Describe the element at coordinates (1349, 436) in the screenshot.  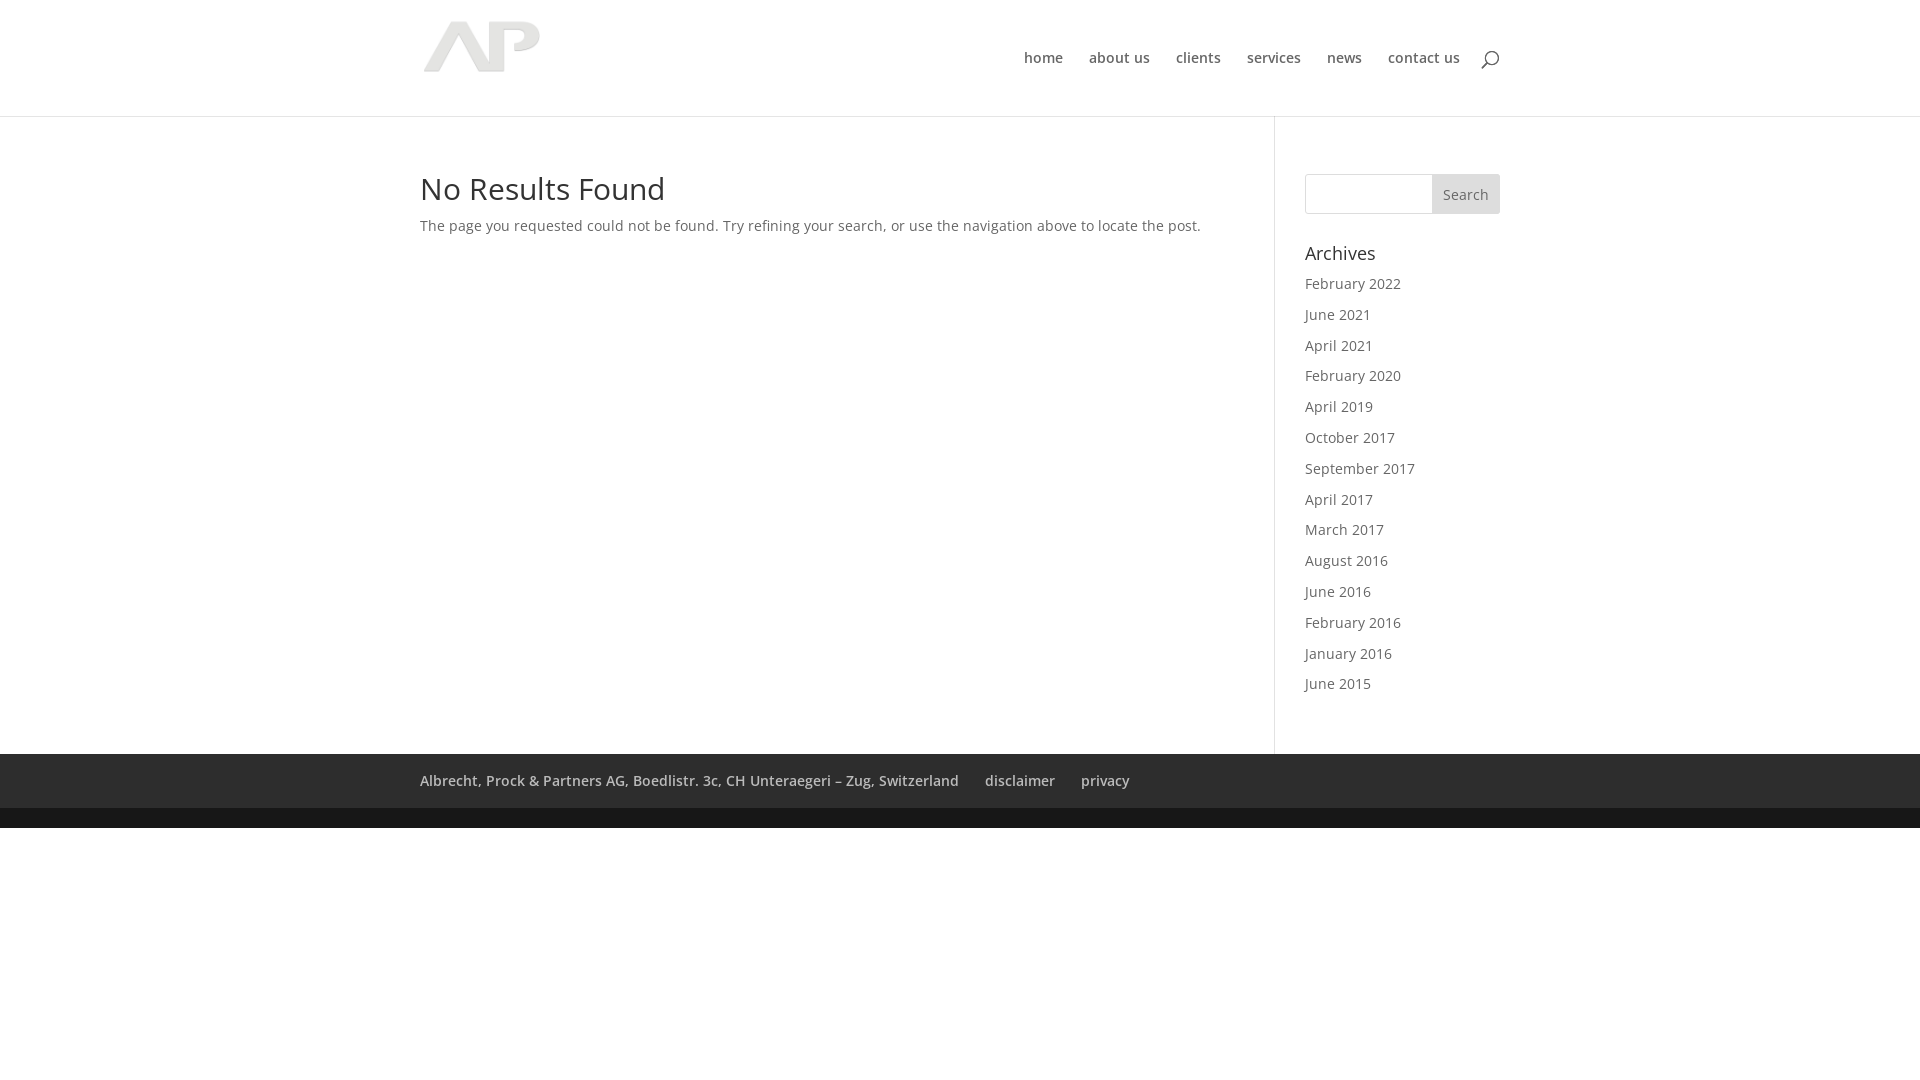
I see `'October 2017'` at that location.